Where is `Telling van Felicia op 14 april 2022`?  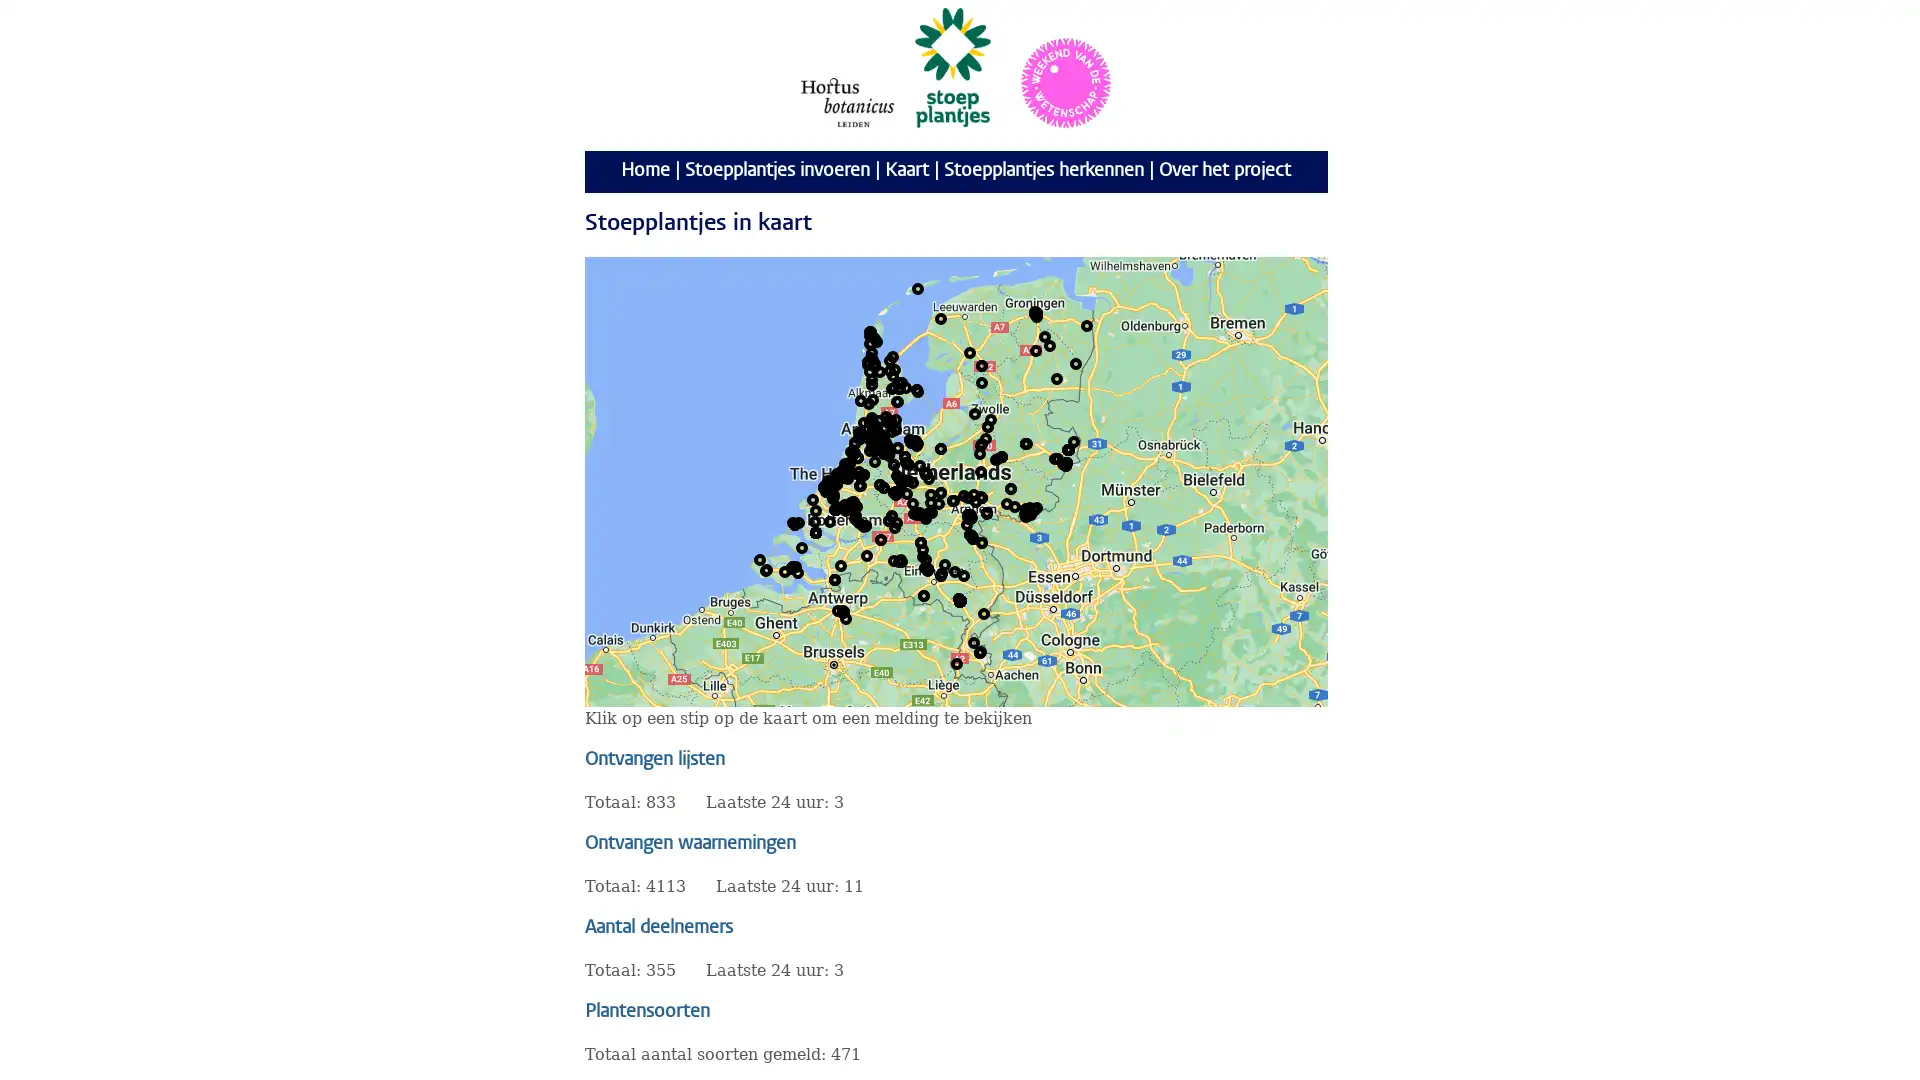 Telling van Felicia op 14 april 2022 is located at coordinates (882, 439).